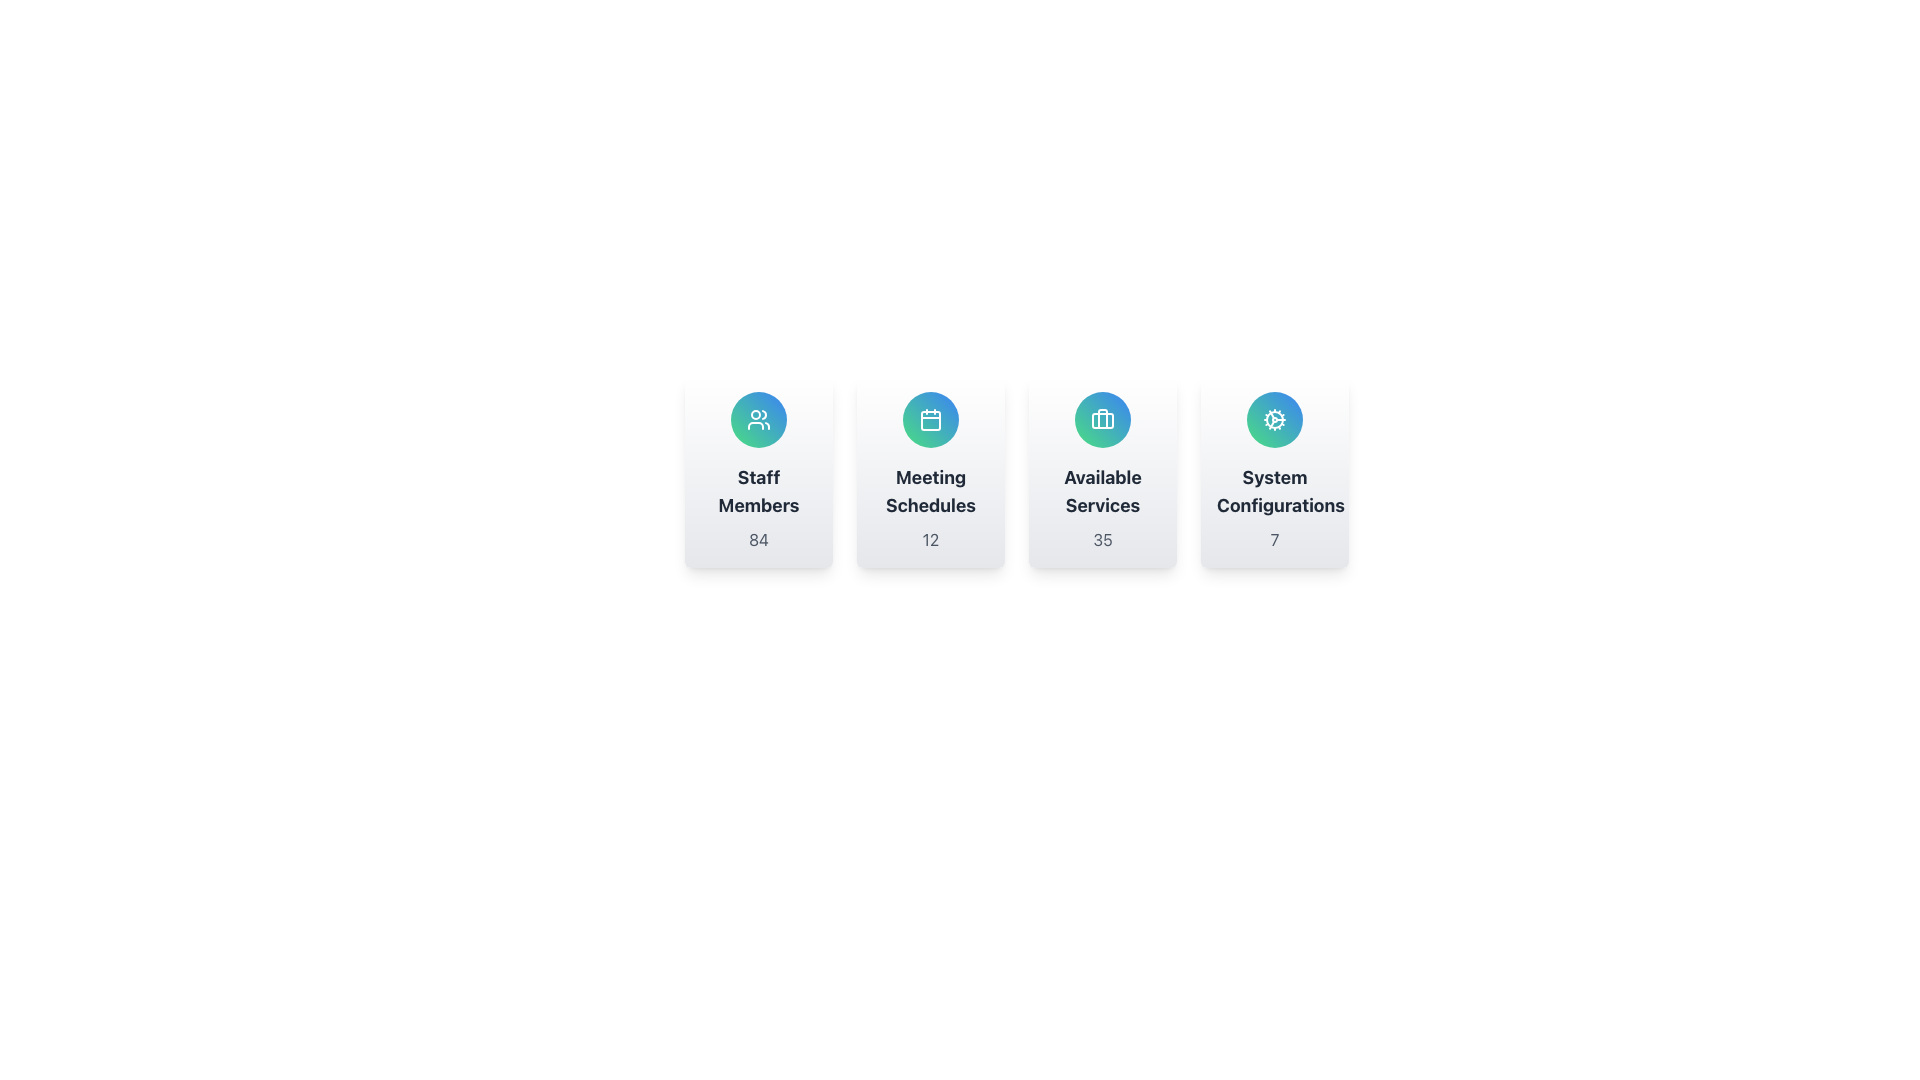 Image resolution: width=1920 pixels, height=1080 pixels. What do you see at coordinates (1102, 419) in the screenshot?
I see `the central circular icon button related to 'Available Services'` at bounding box center [1102, 419].